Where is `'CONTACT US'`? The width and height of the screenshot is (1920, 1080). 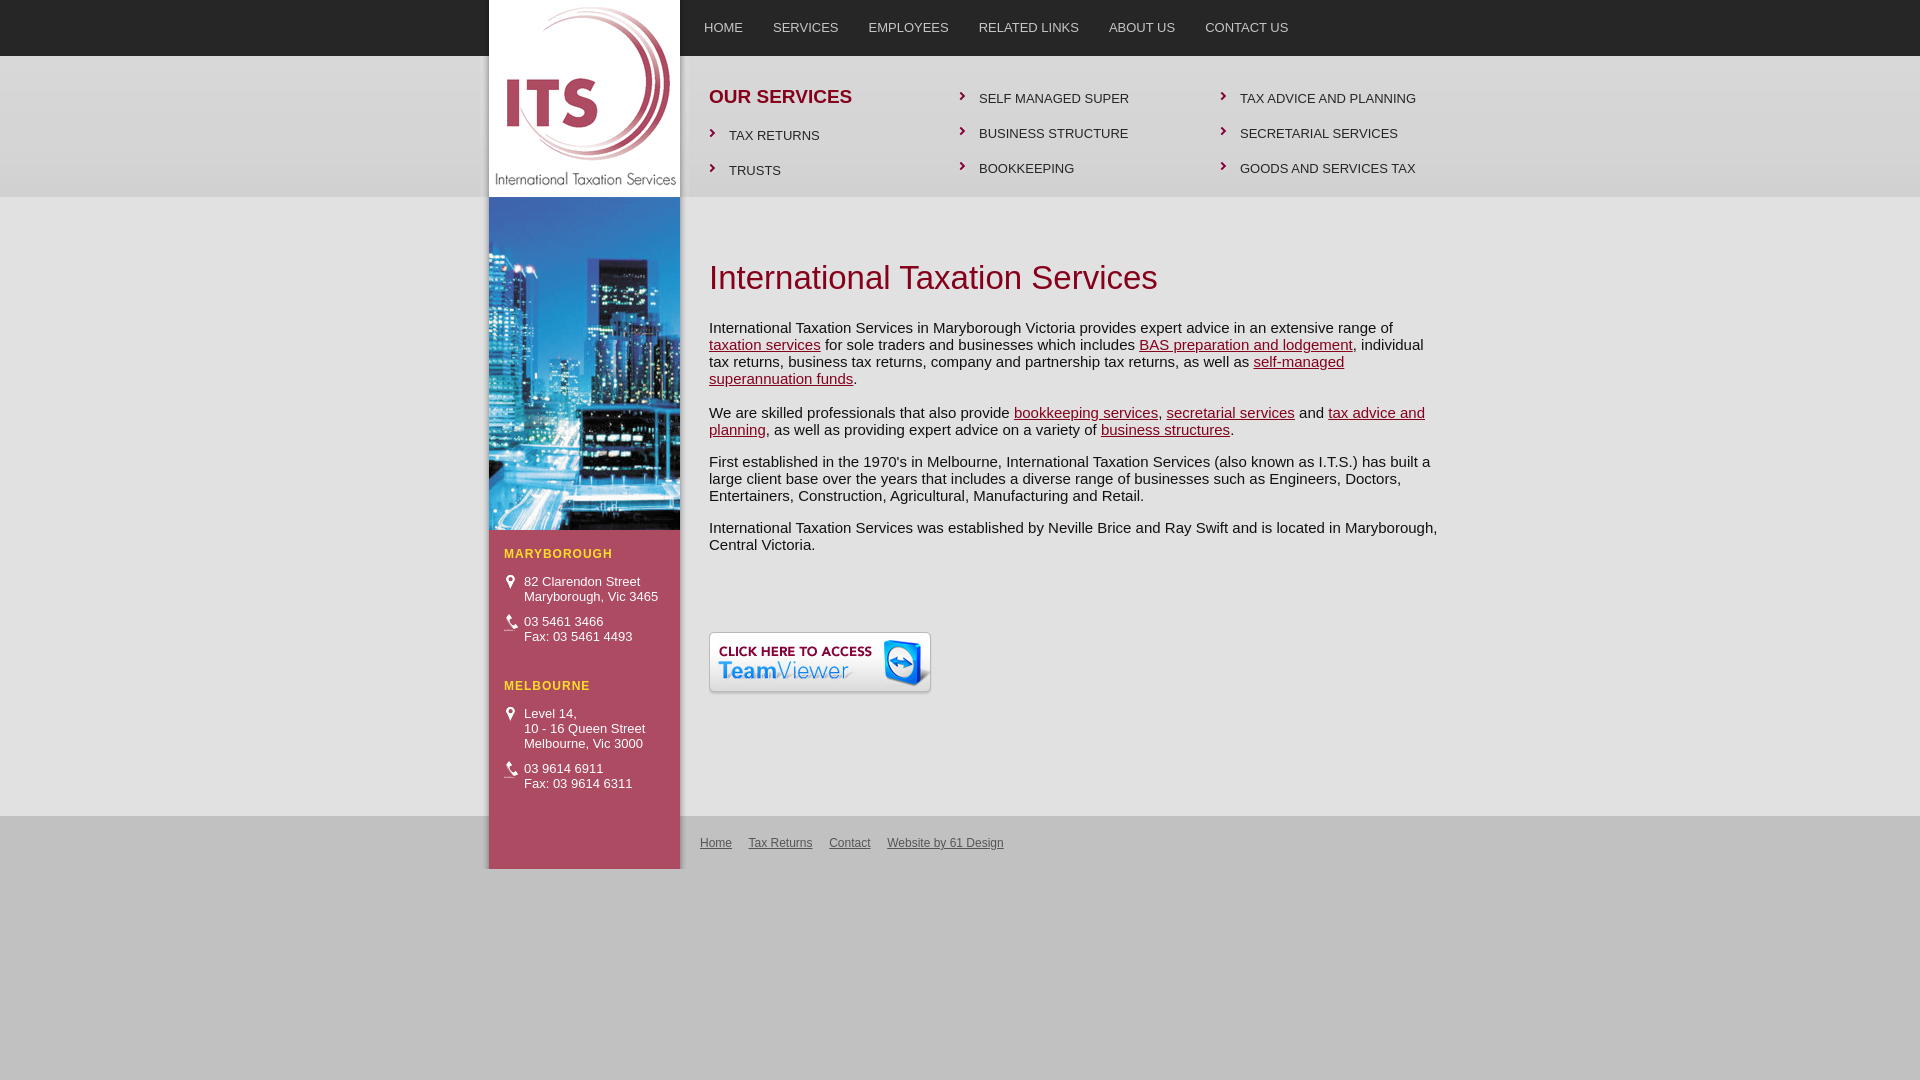 'CONTACT US' is located at coordinates (1190, 24).